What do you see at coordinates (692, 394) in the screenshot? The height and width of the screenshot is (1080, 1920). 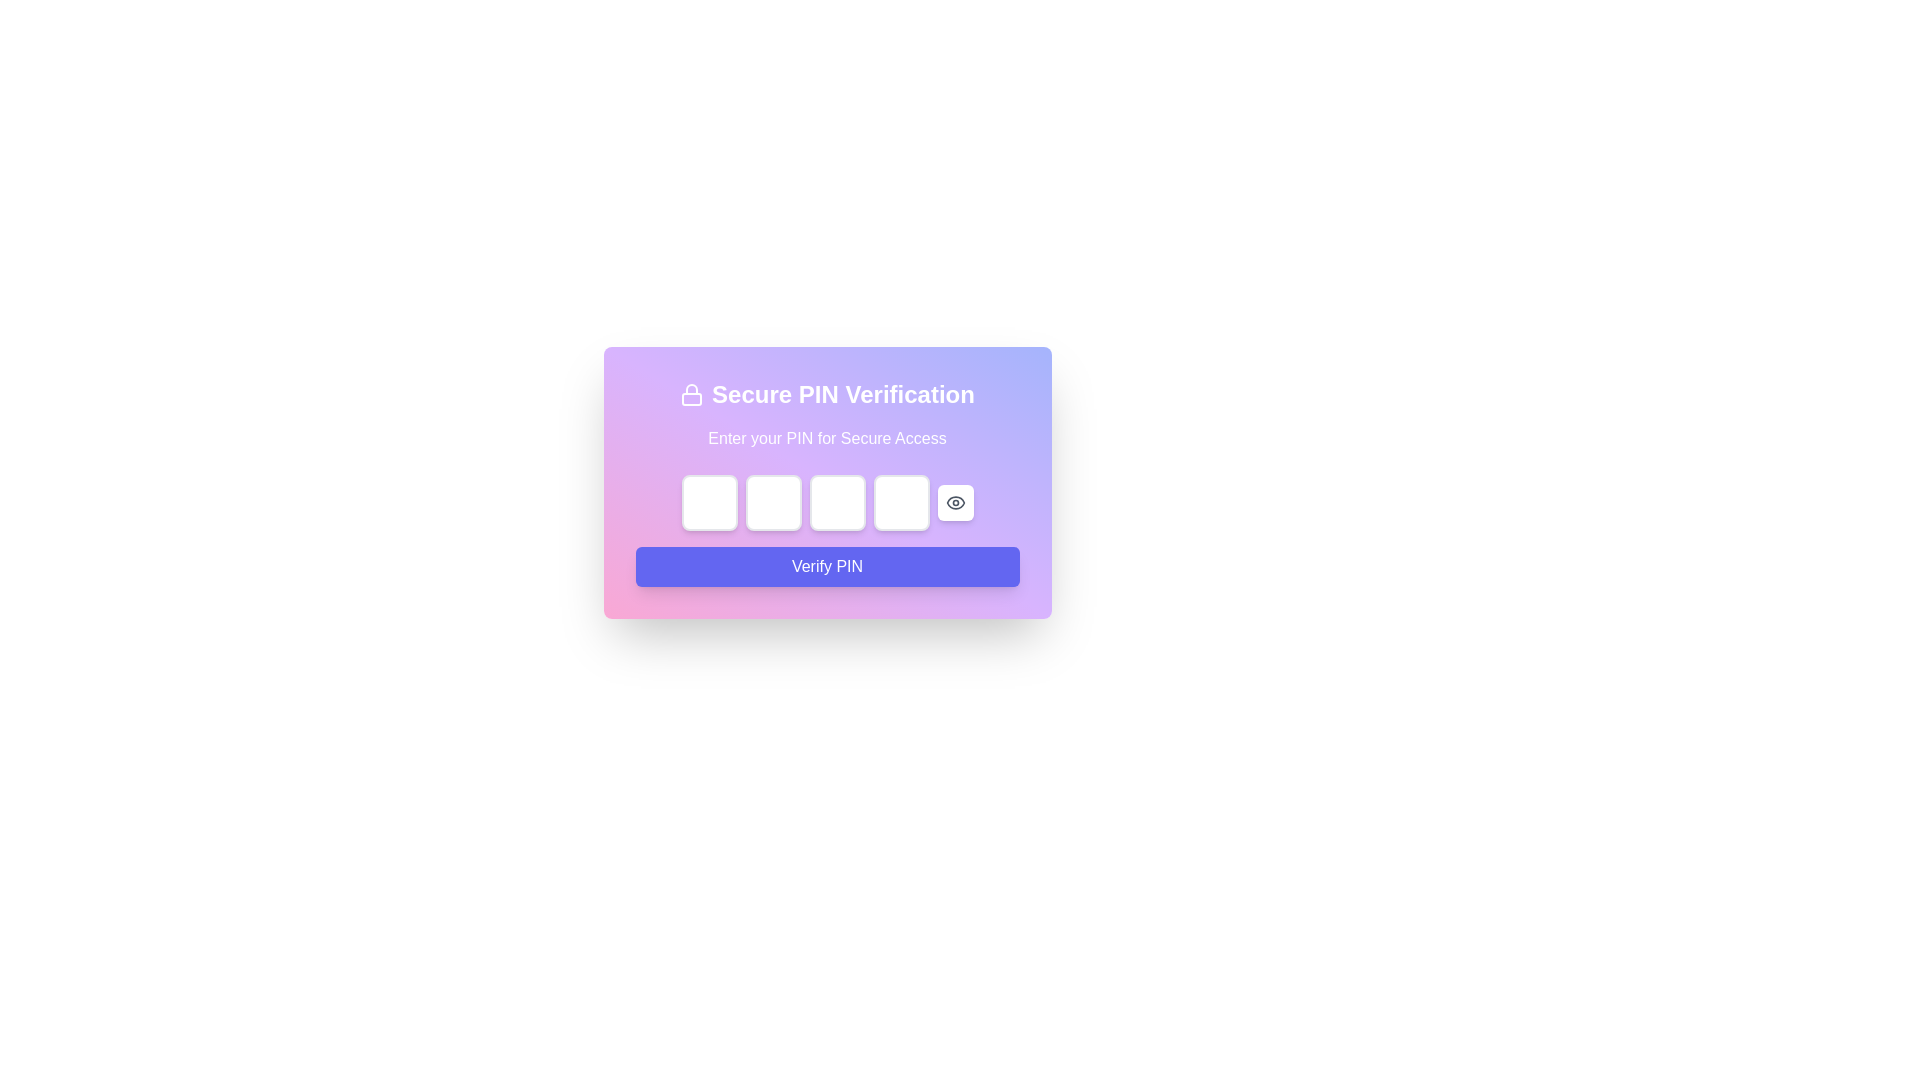 I see `the decorative lock icon located to the left of the 'Secure PIN Verification' title text, which visually represents security` at bounding box center [692, 394].